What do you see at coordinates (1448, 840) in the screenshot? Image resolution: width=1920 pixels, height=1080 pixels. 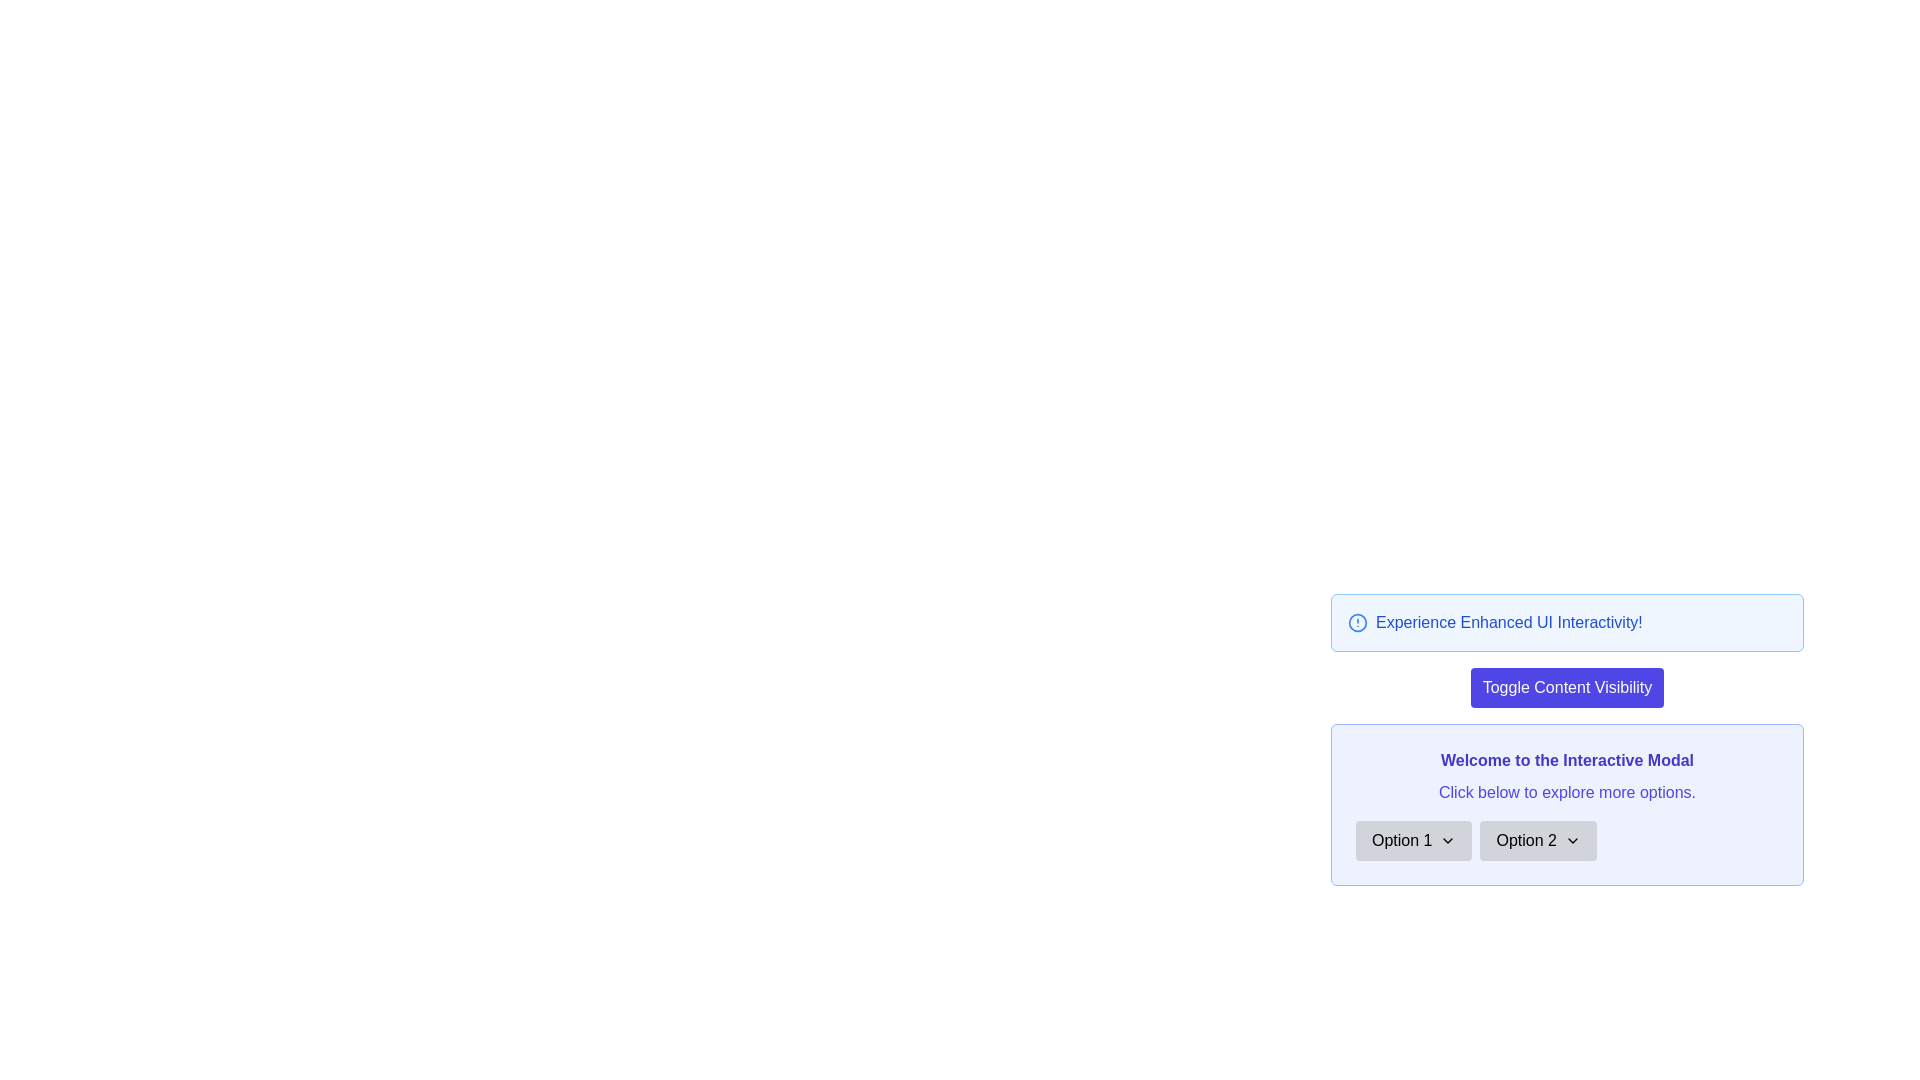 I see `the dropdown indicator icon featuring a downward-pointing arrow, located to the right of the text 'Option 1'` at bounding box center [1448, 840].